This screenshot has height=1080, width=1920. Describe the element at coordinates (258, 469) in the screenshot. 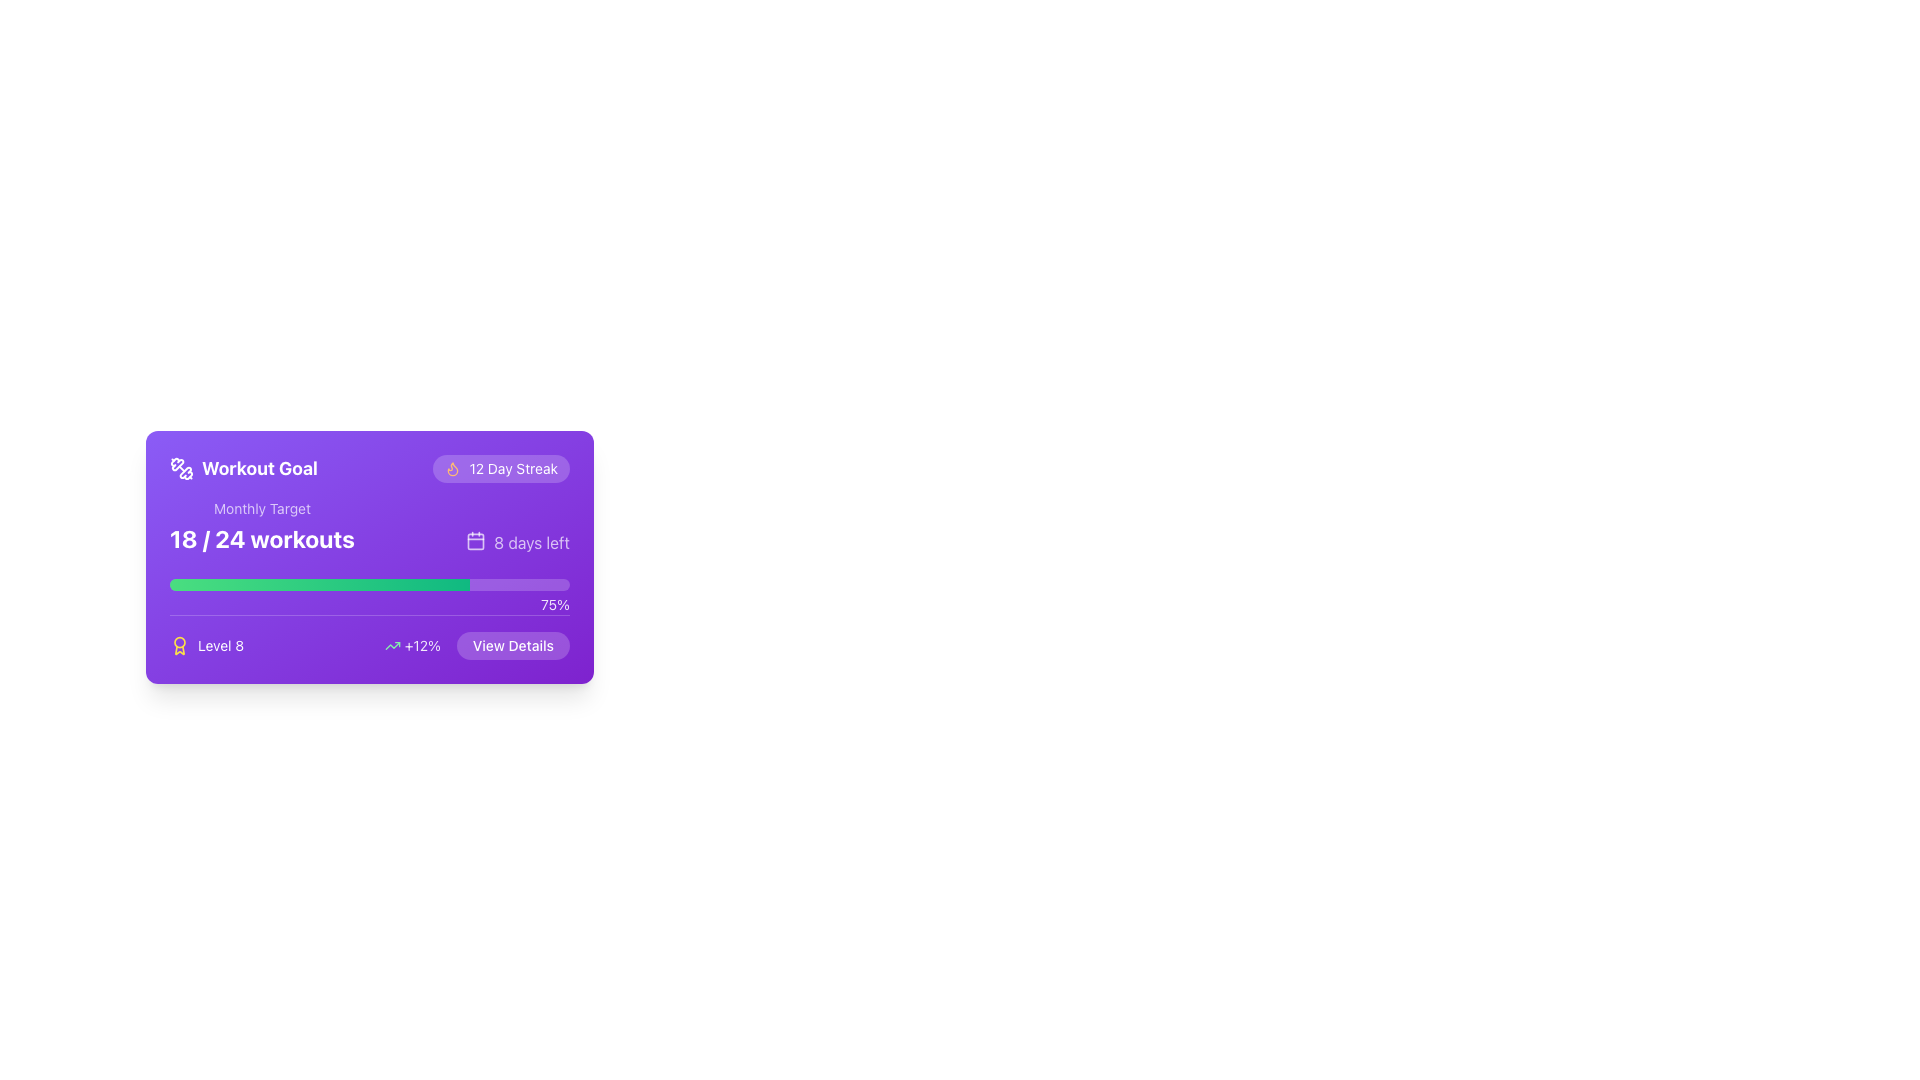

I see `the title text label of the card, which is positioned at the top-left region next to a dumbbell icon and above the text 'Monthly Target'` at that location.